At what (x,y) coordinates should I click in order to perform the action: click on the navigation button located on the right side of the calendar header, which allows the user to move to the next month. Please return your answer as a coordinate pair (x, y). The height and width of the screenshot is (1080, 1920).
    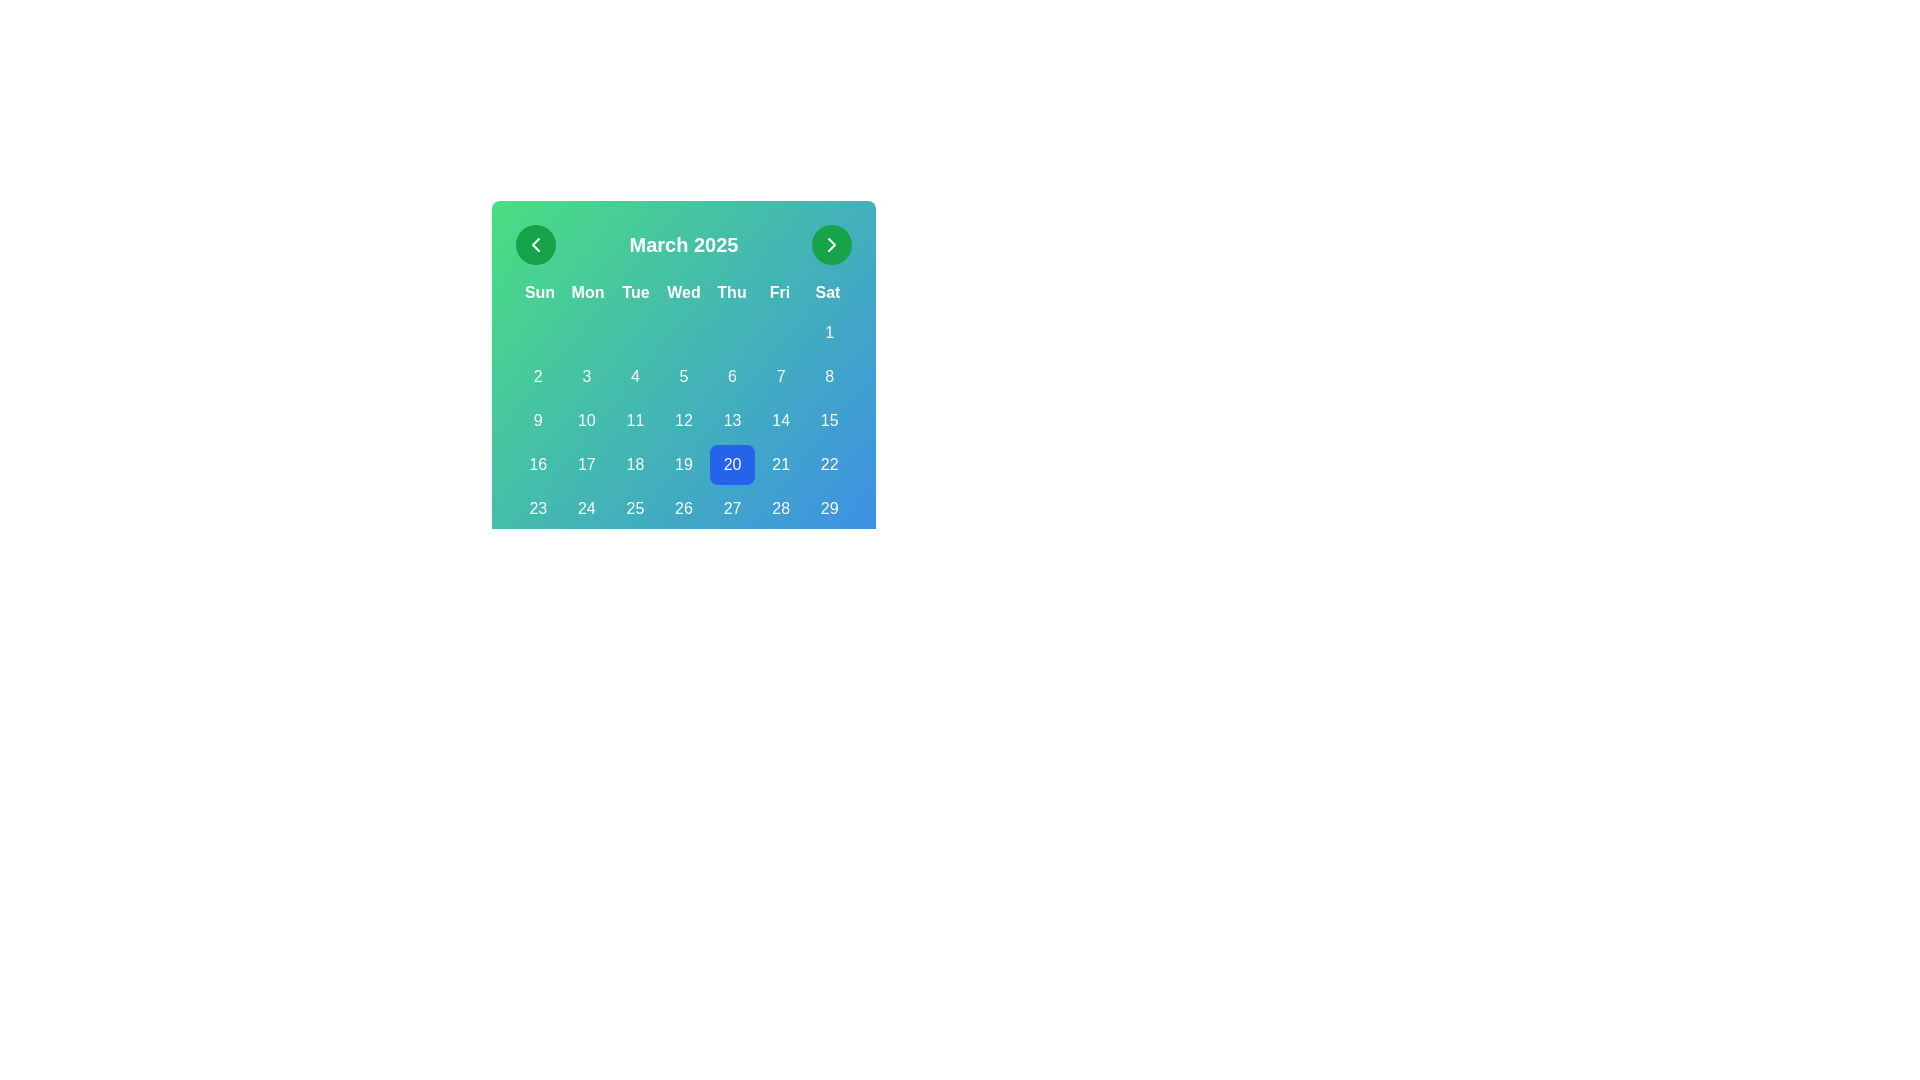
    Looking at the image, I should click on (831, 244).